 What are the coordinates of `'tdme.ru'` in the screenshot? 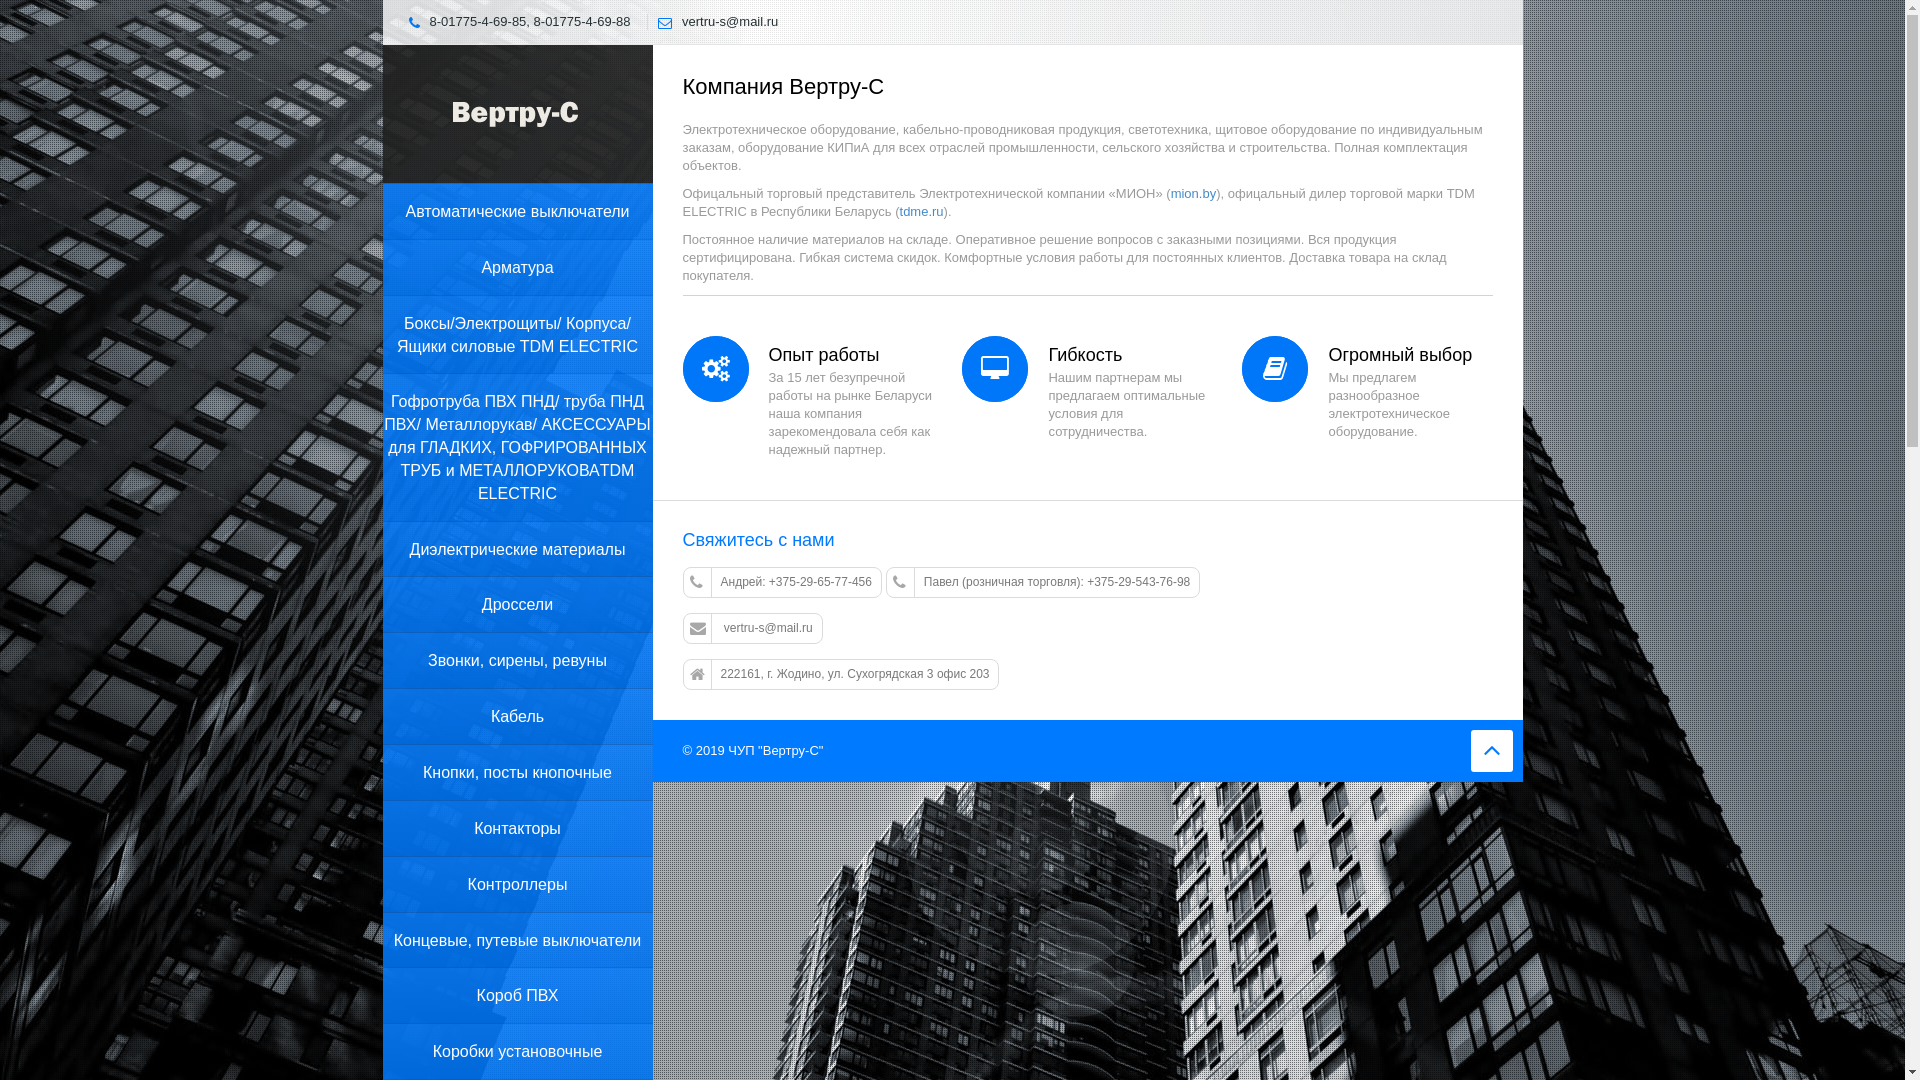 It's located at (920, 211).